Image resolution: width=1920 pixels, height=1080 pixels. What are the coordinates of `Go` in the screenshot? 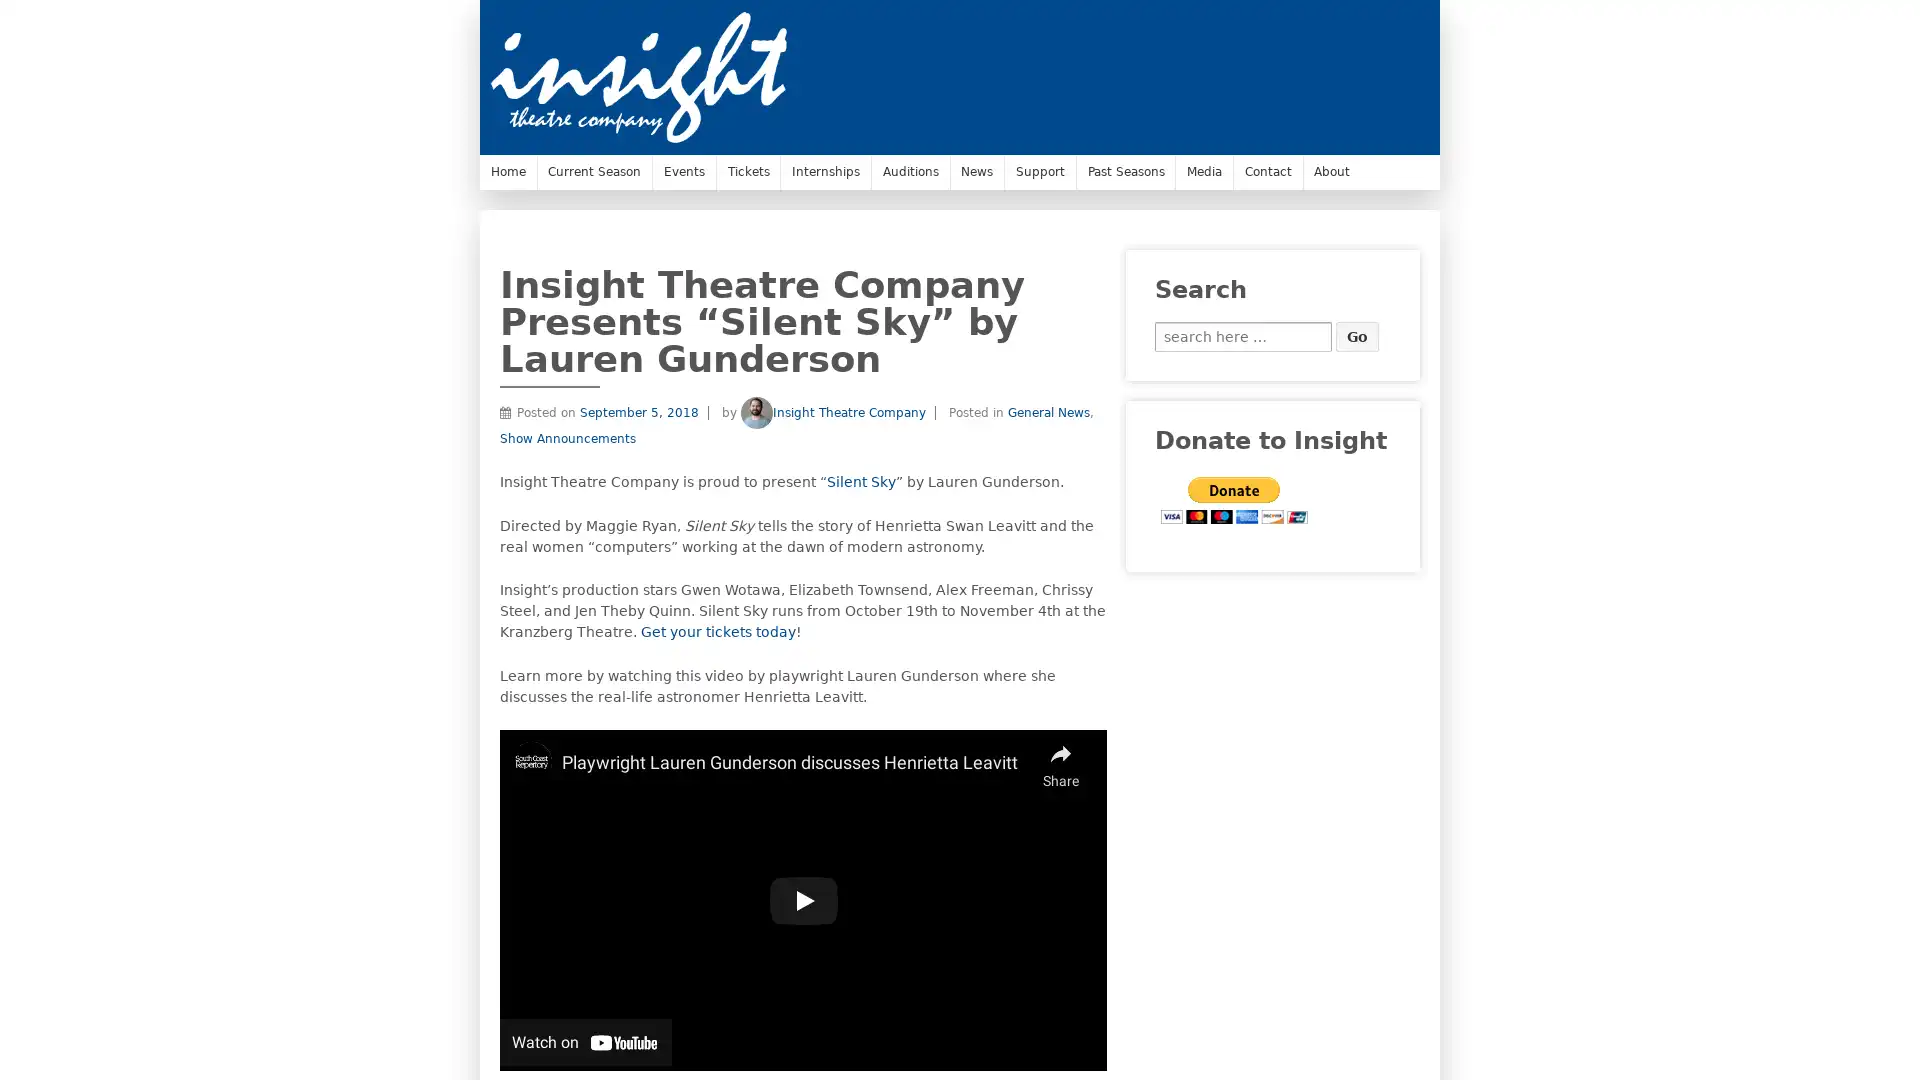 It's located at (1357, 335).